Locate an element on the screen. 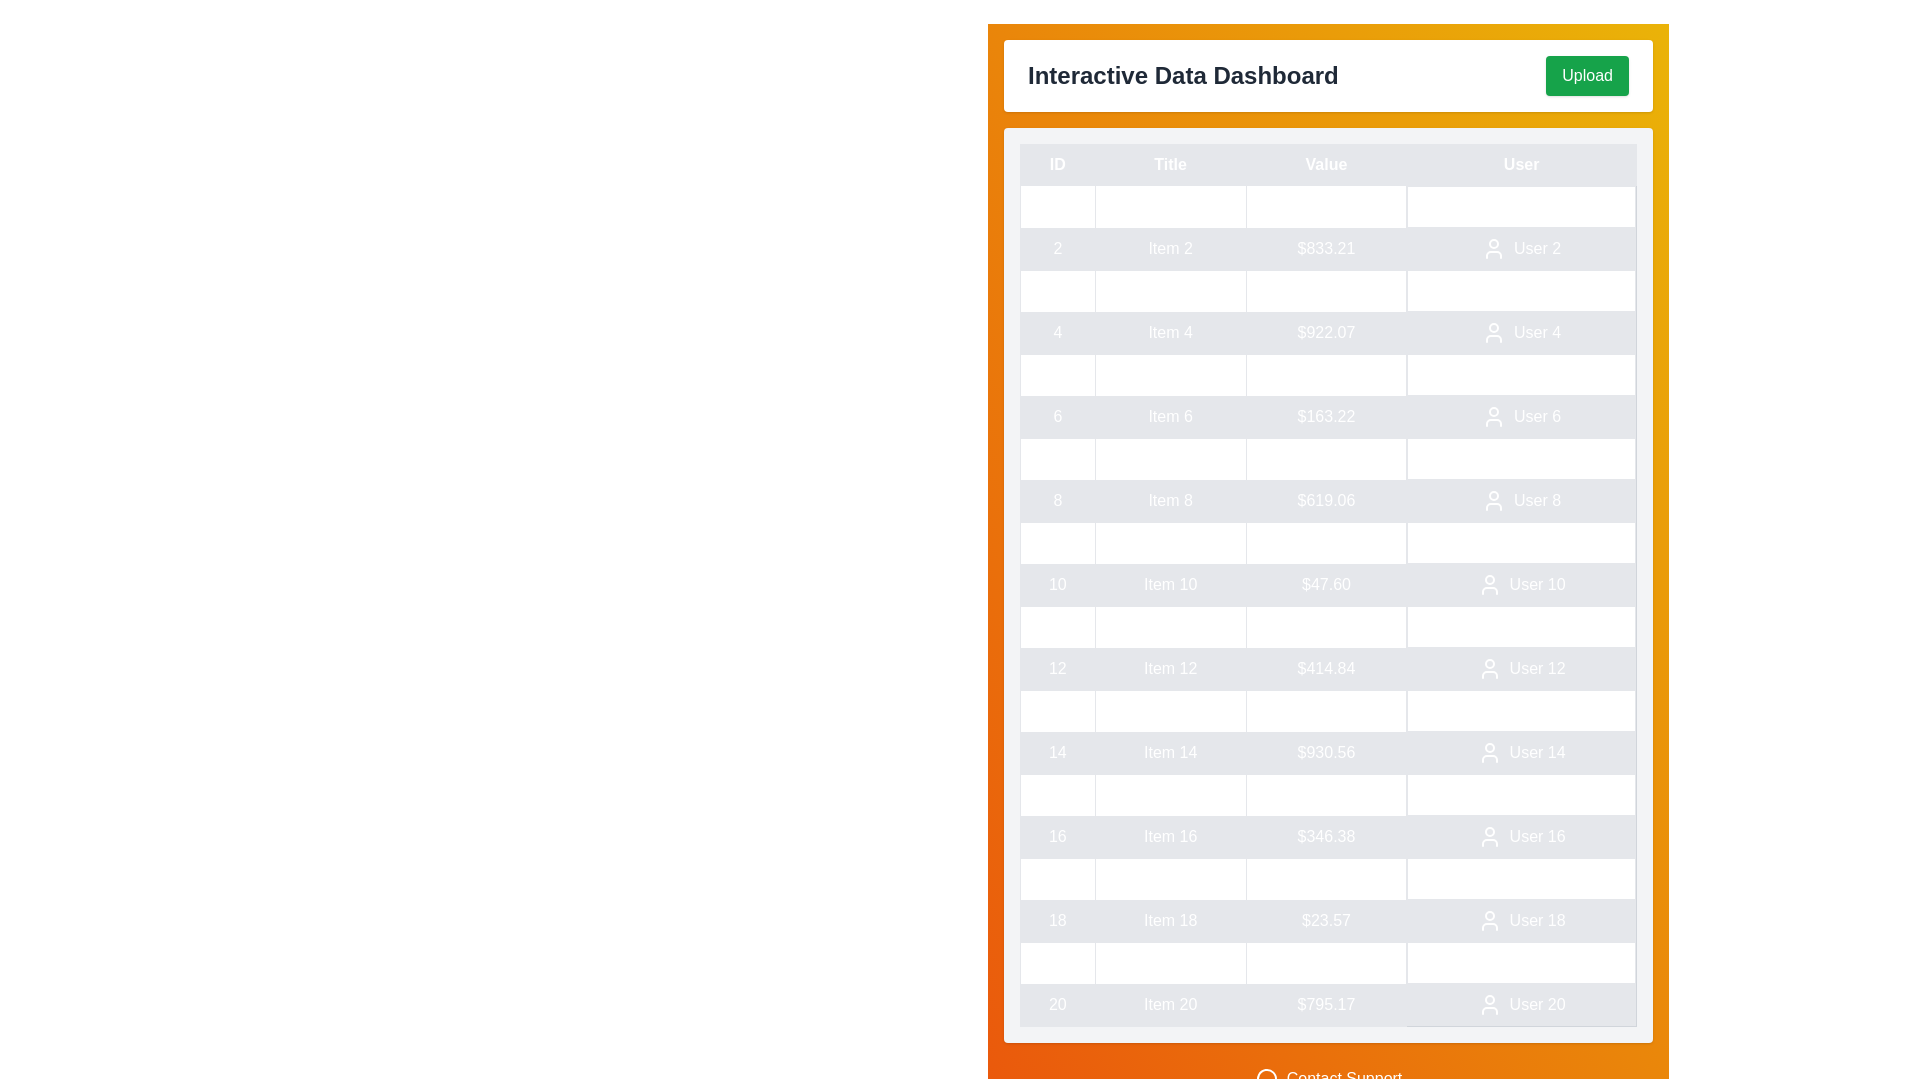  the 'Upload' button located in the header of the dashboard is located at coordinates (1586, 75).